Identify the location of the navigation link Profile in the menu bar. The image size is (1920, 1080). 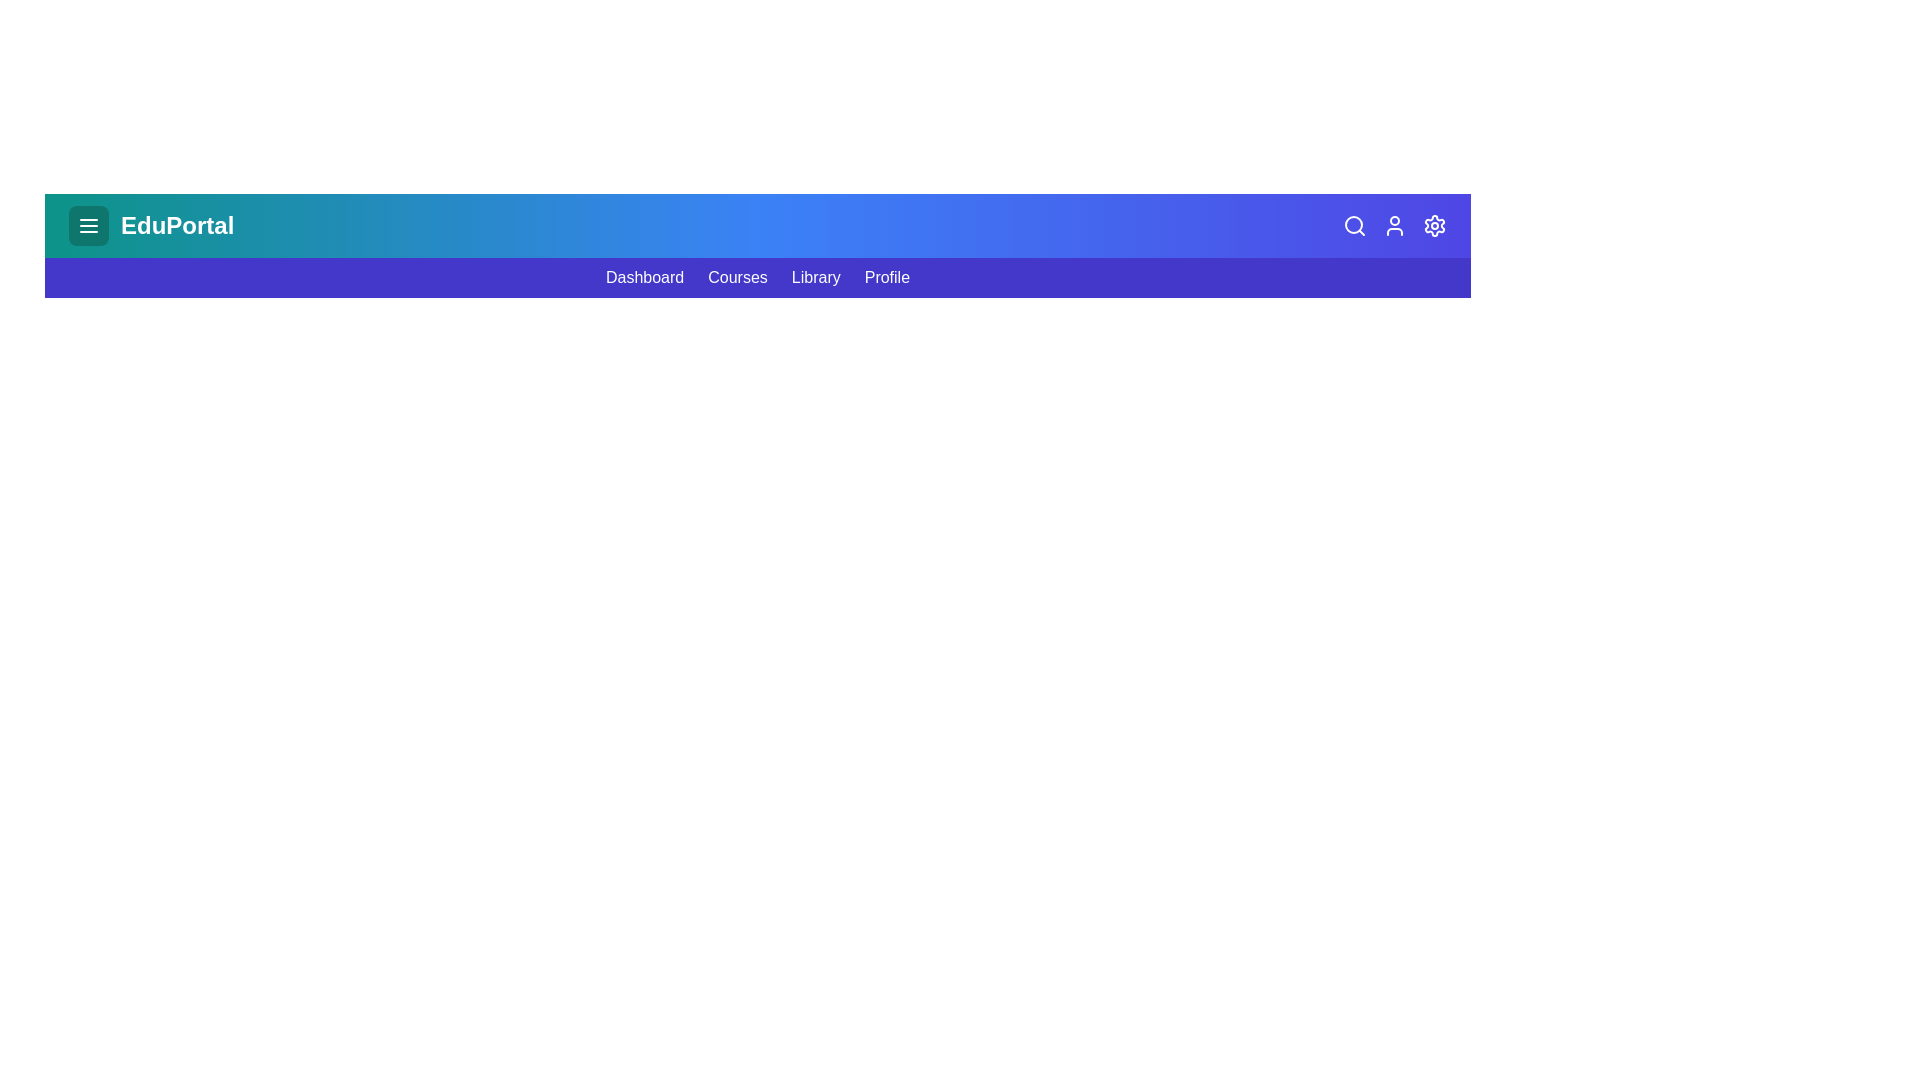
(886, 277).